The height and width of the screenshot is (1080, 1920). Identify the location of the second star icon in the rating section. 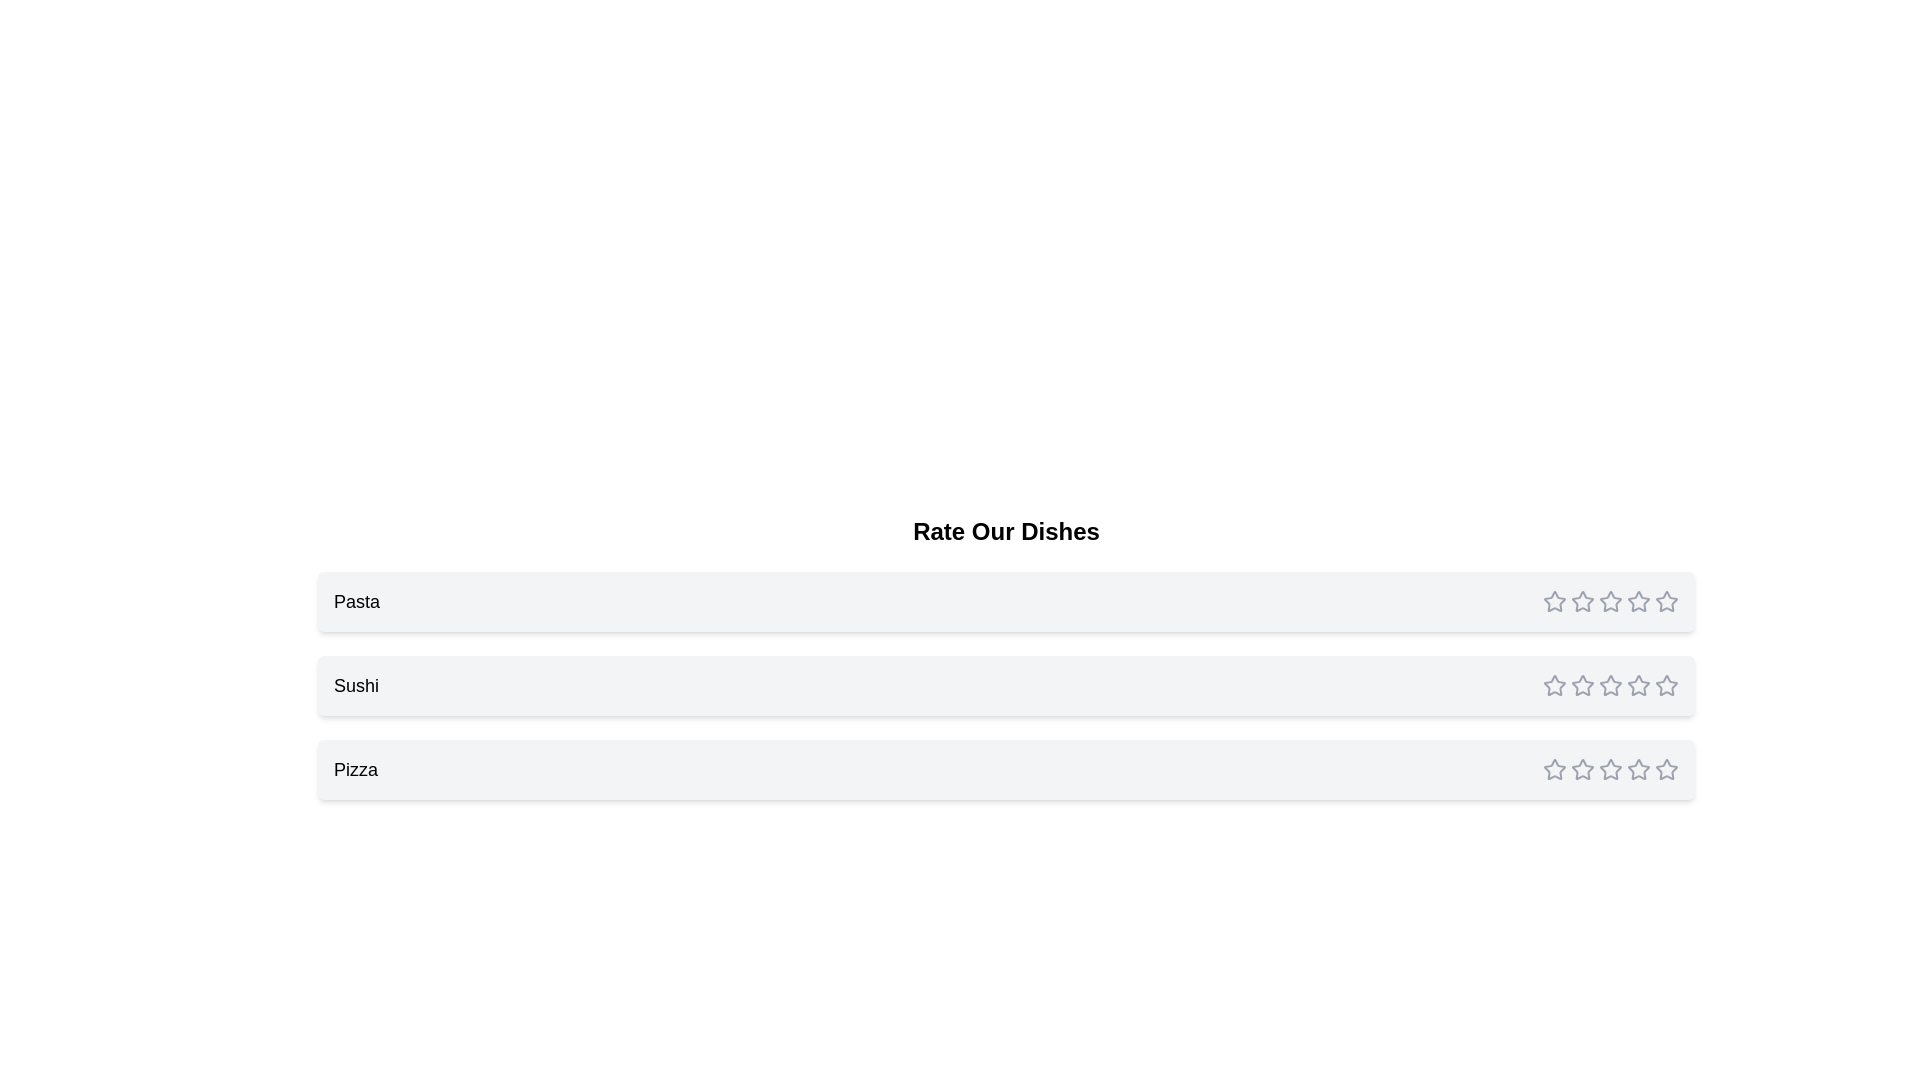
(1582, 684).